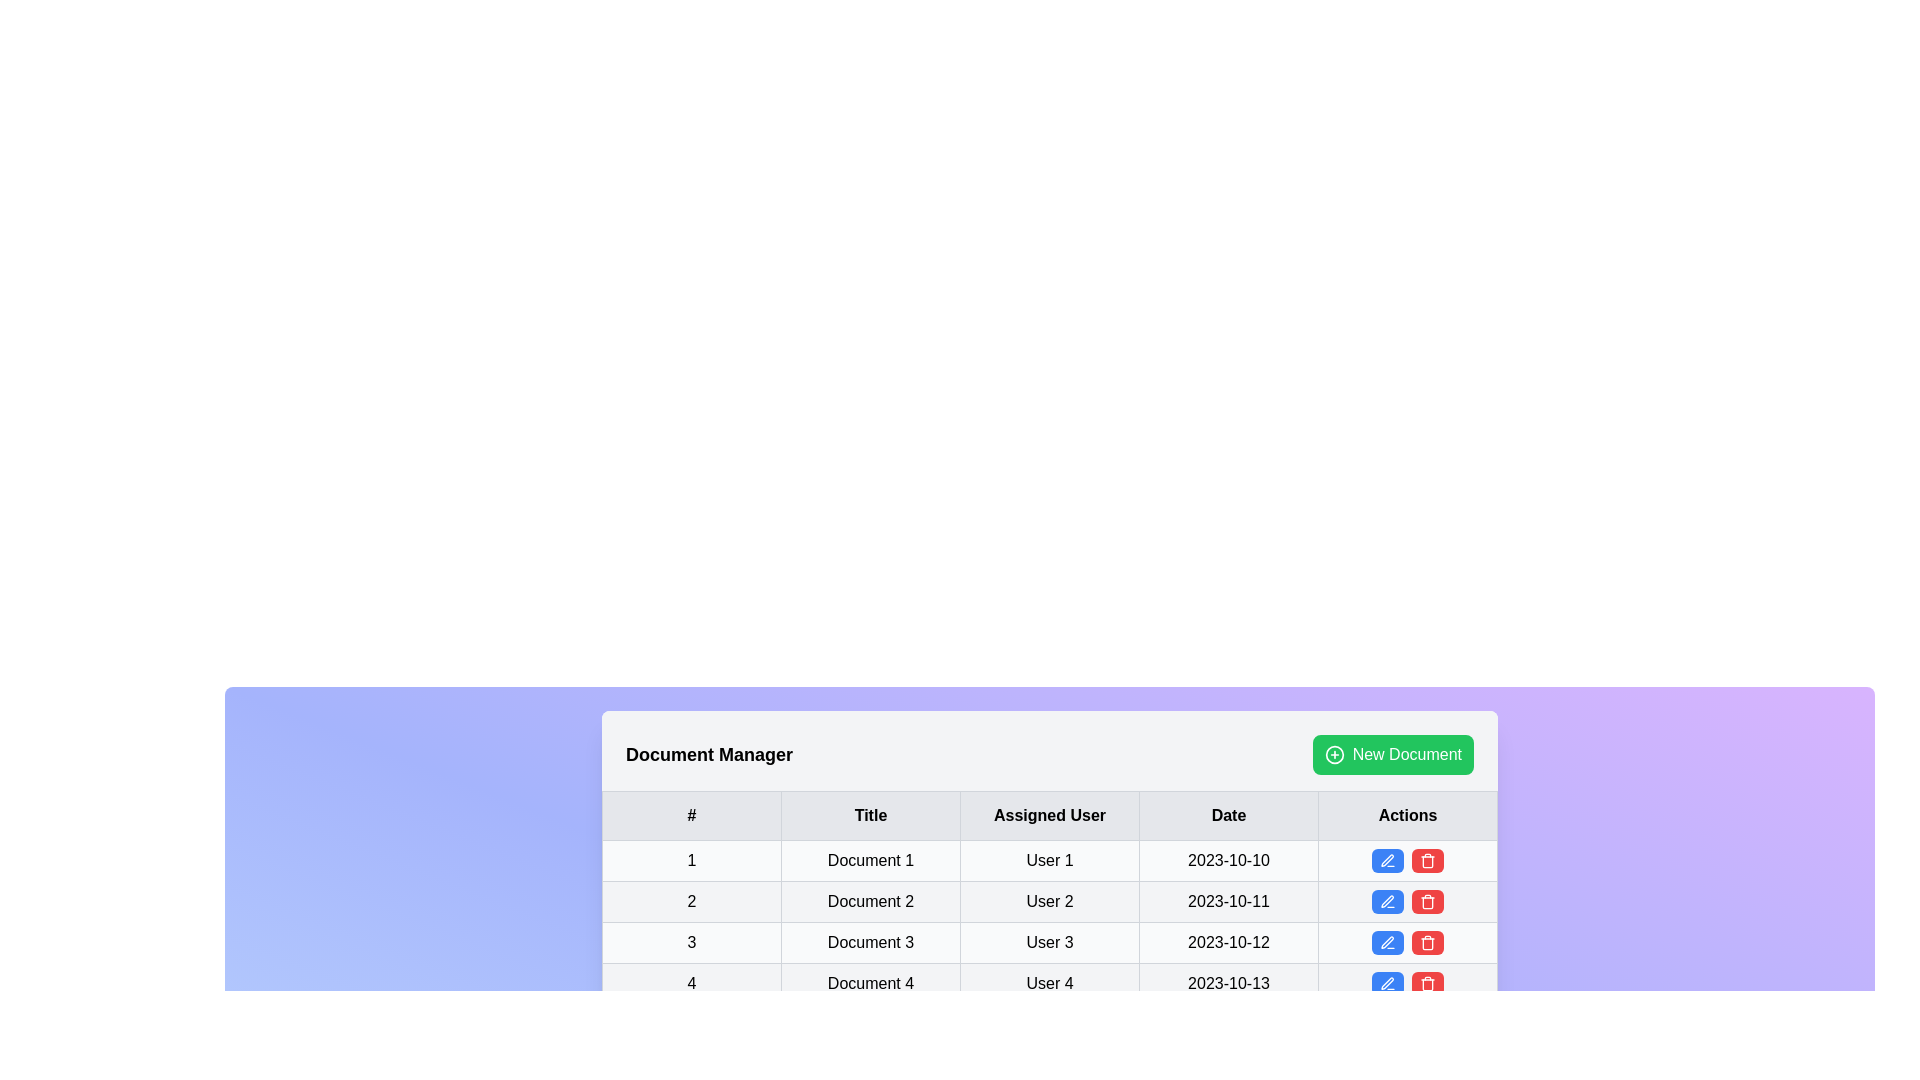  What do you see at coordinates (1049, 942) in the screenshot?
I see `the table cell displaying 'User 3' in the third row of the data table under the 'Assigned User' column` at bounding box center [1049, 942].